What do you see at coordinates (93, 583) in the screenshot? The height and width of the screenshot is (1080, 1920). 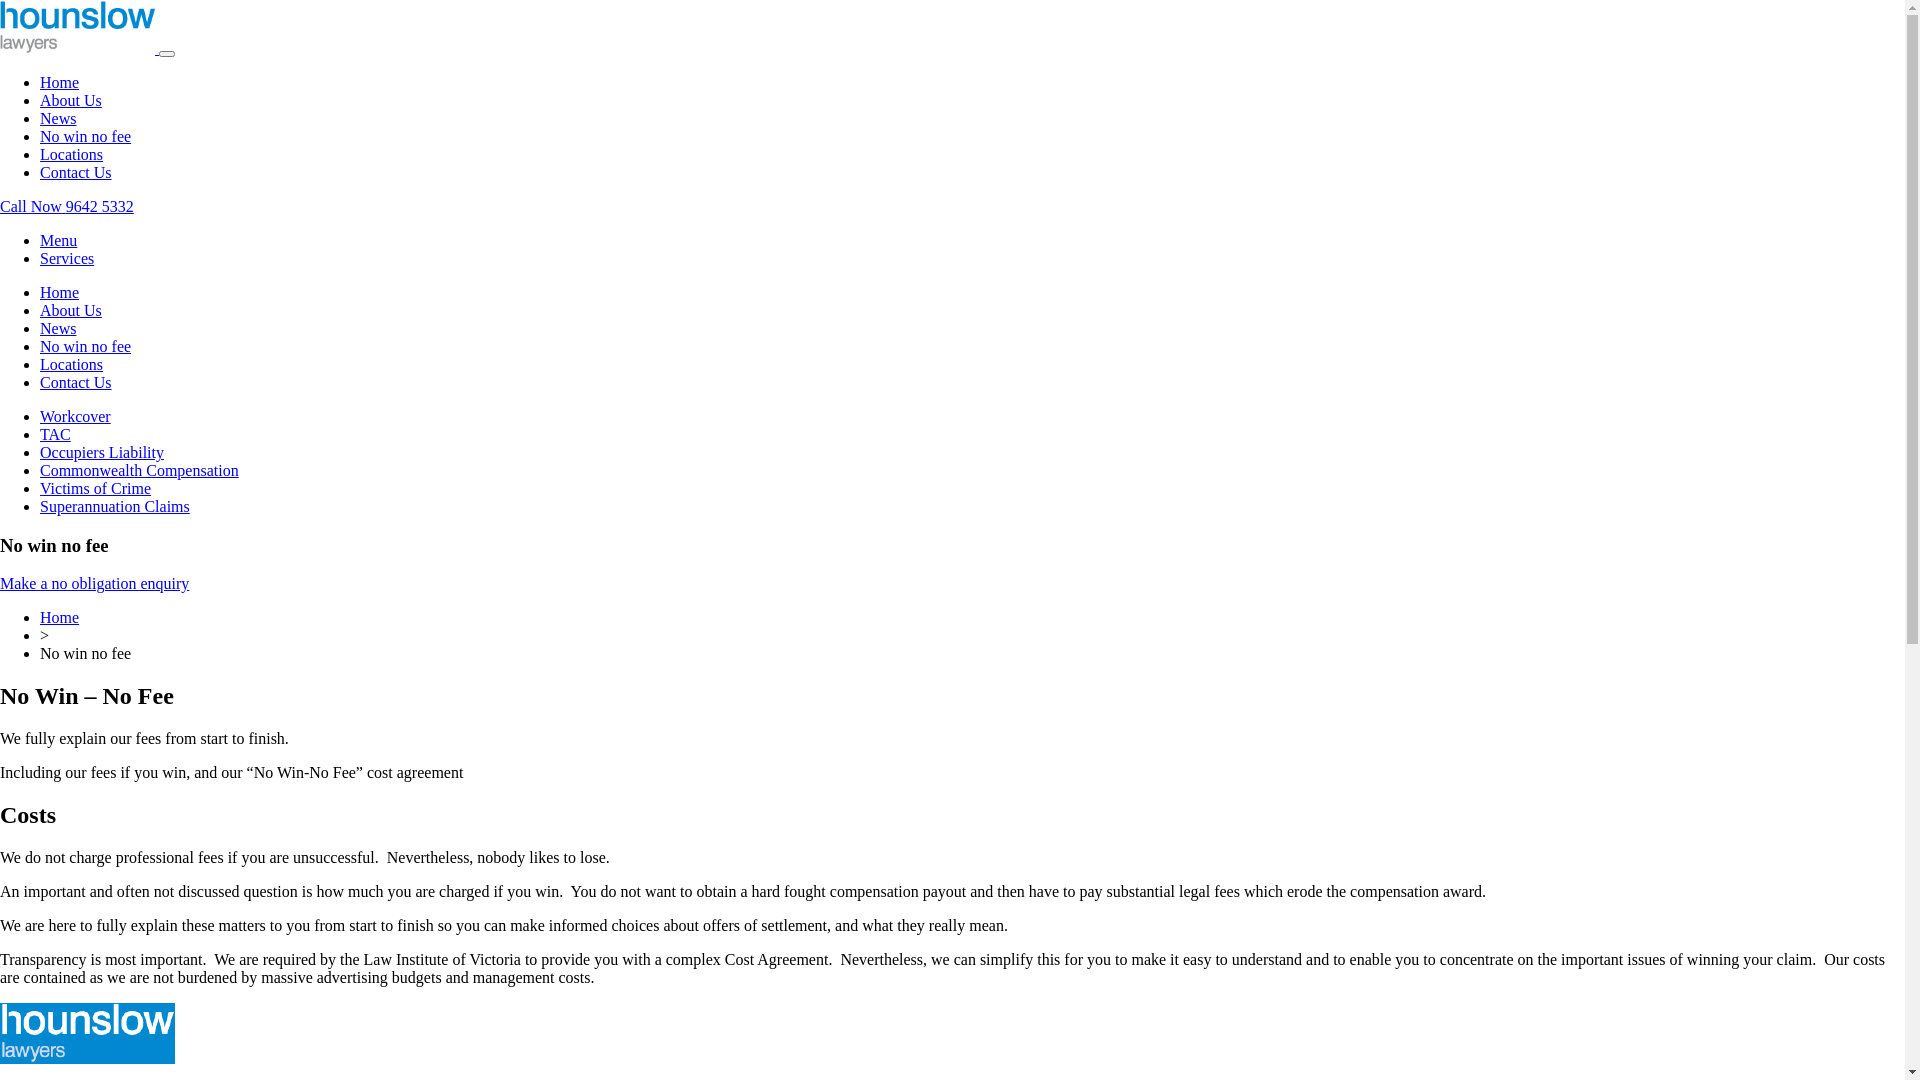 I see `'Make a no obligation enquiry'` at bounding box center [93, 583].